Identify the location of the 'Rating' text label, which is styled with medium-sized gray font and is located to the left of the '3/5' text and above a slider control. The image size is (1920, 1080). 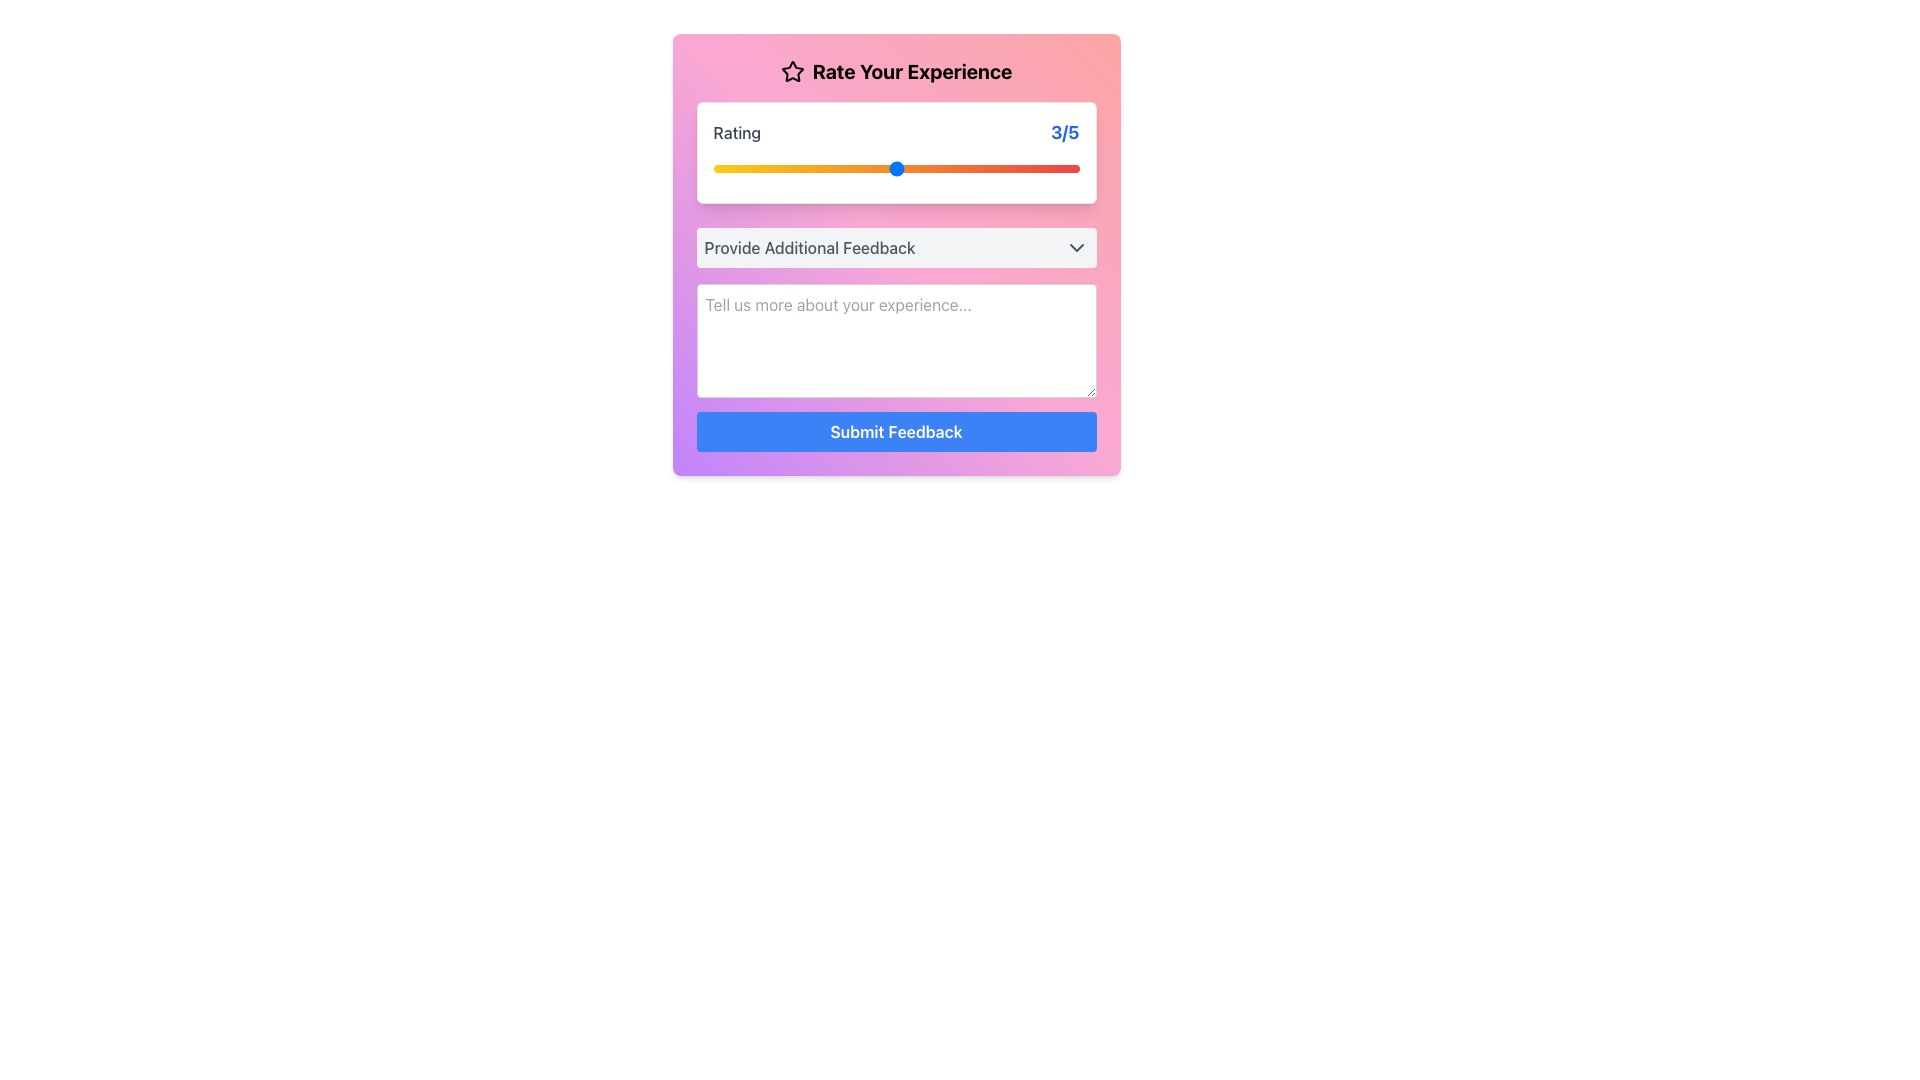
(736, 132).